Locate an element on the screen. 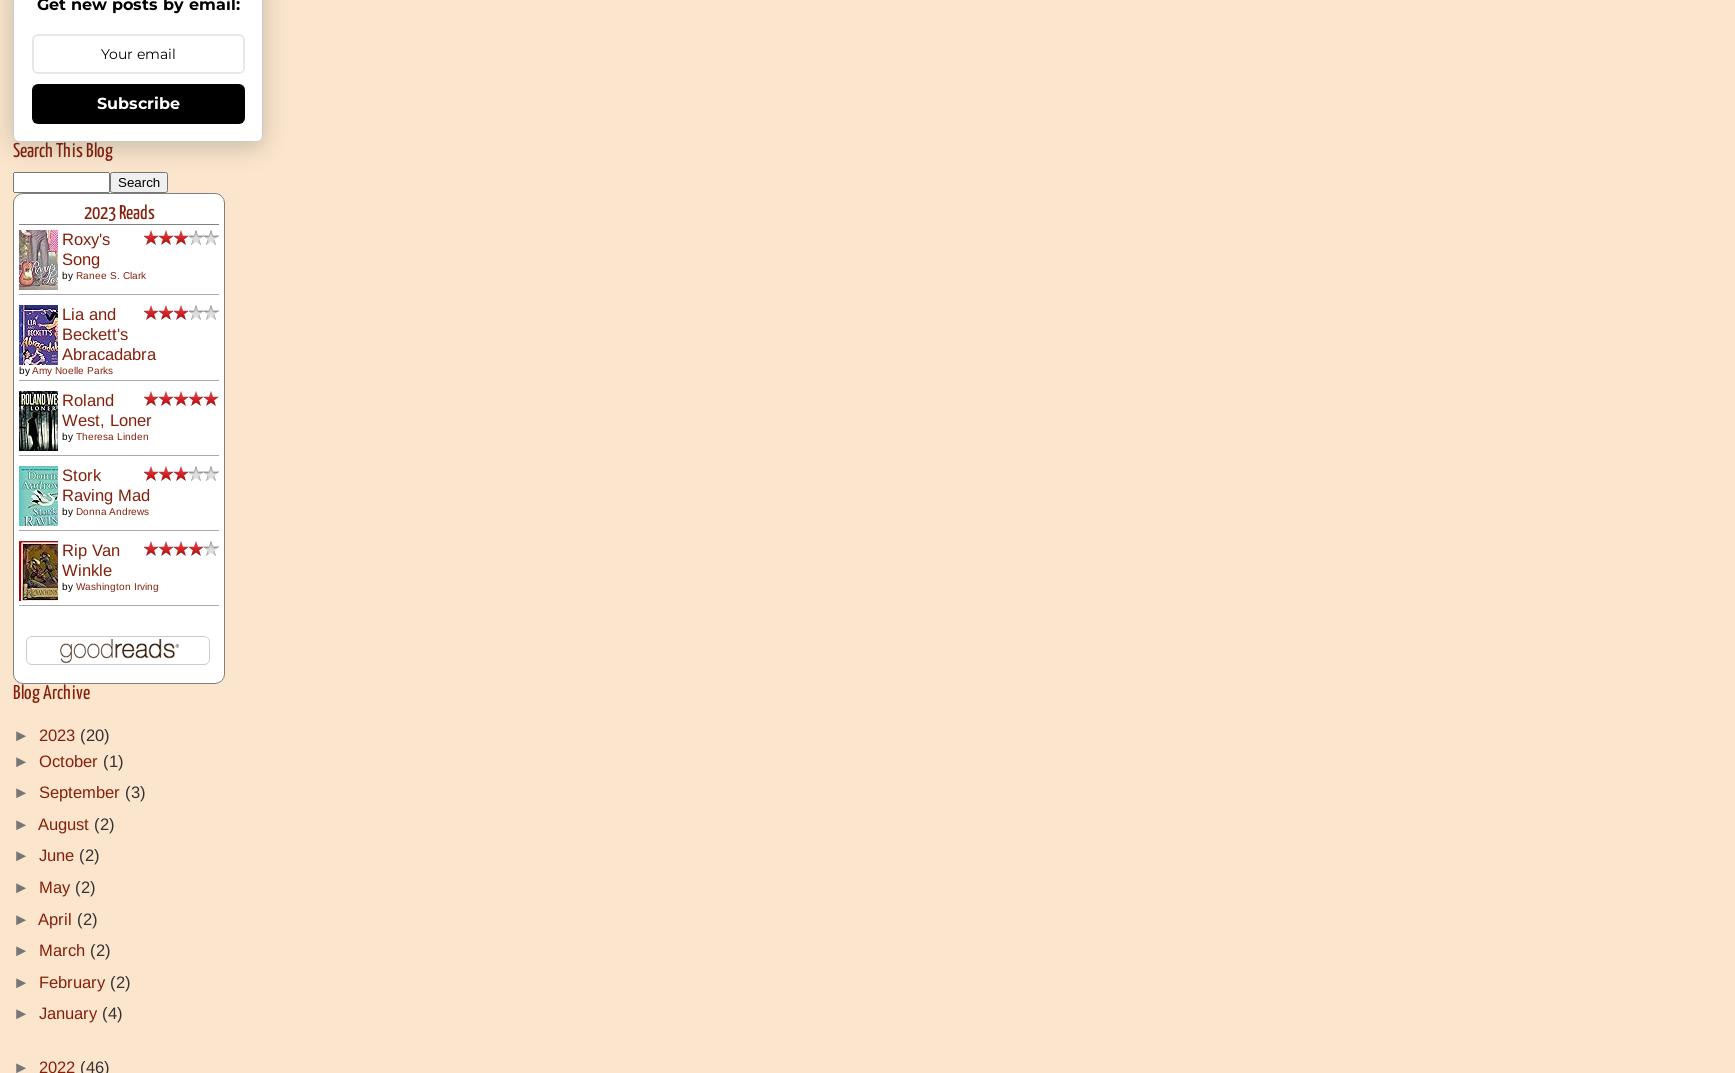 Image resolution: width=1735 pixels, height=1073 pixels. 'June' is located at coordinates (58, 854).